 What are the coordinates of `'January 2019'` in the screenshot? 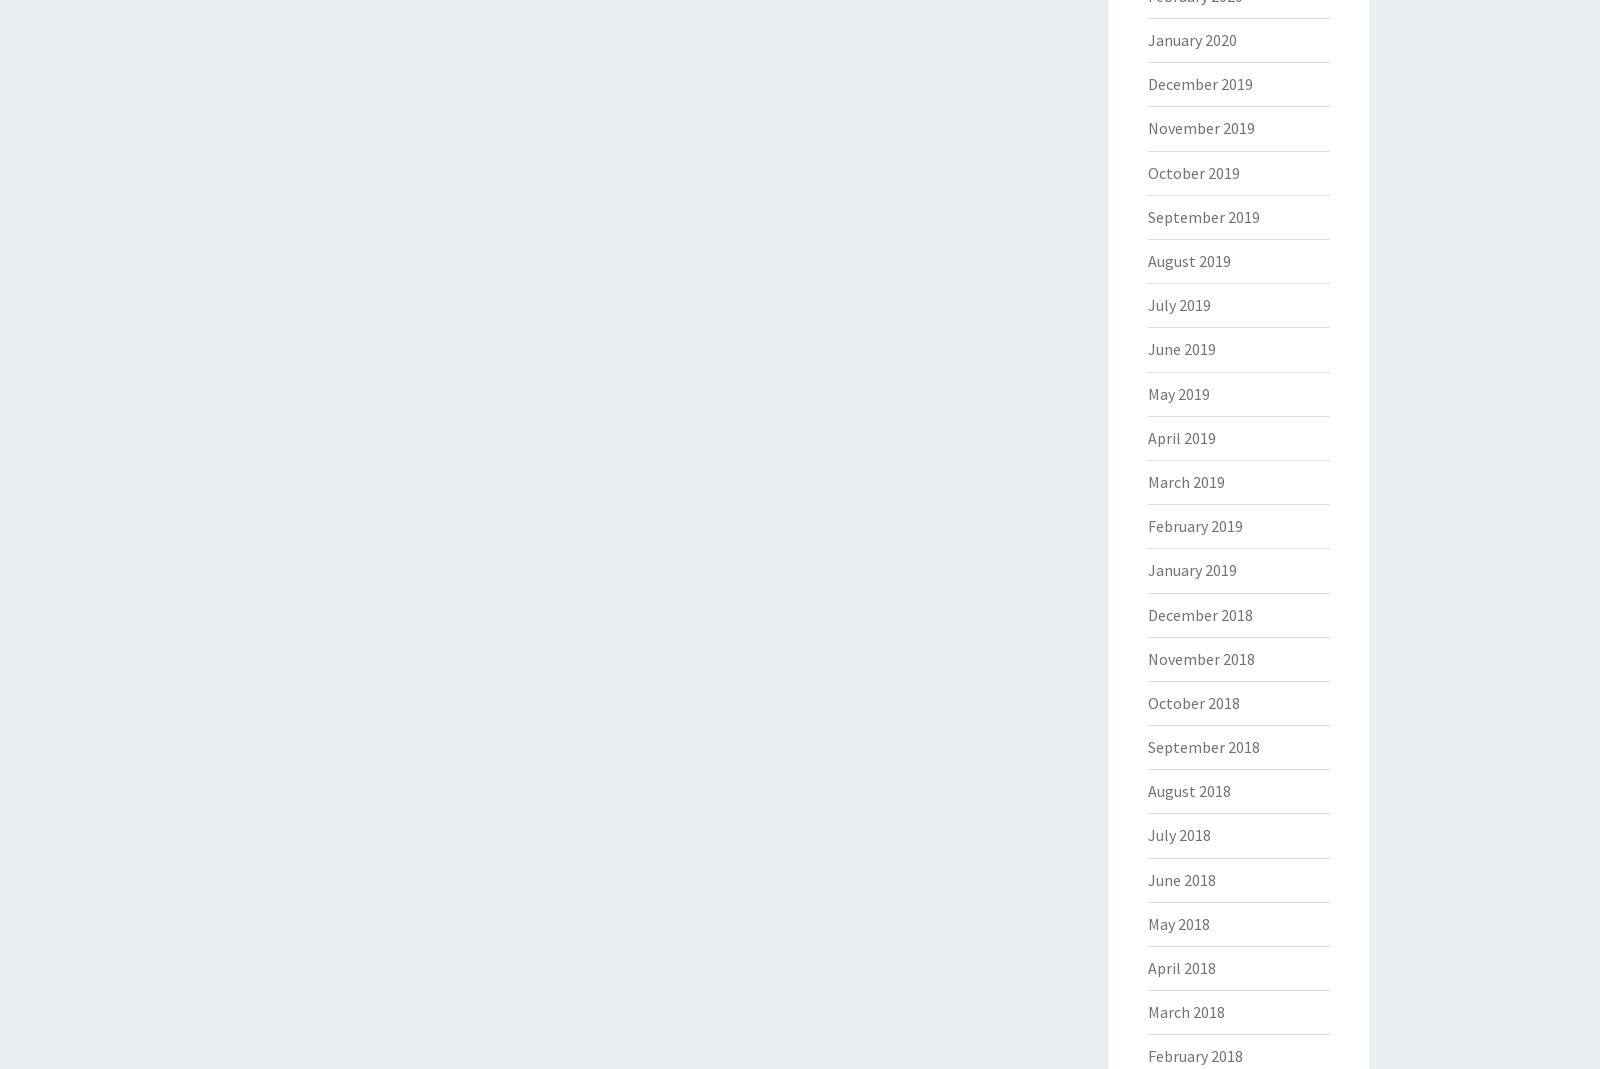 It's located at (1191, 569).